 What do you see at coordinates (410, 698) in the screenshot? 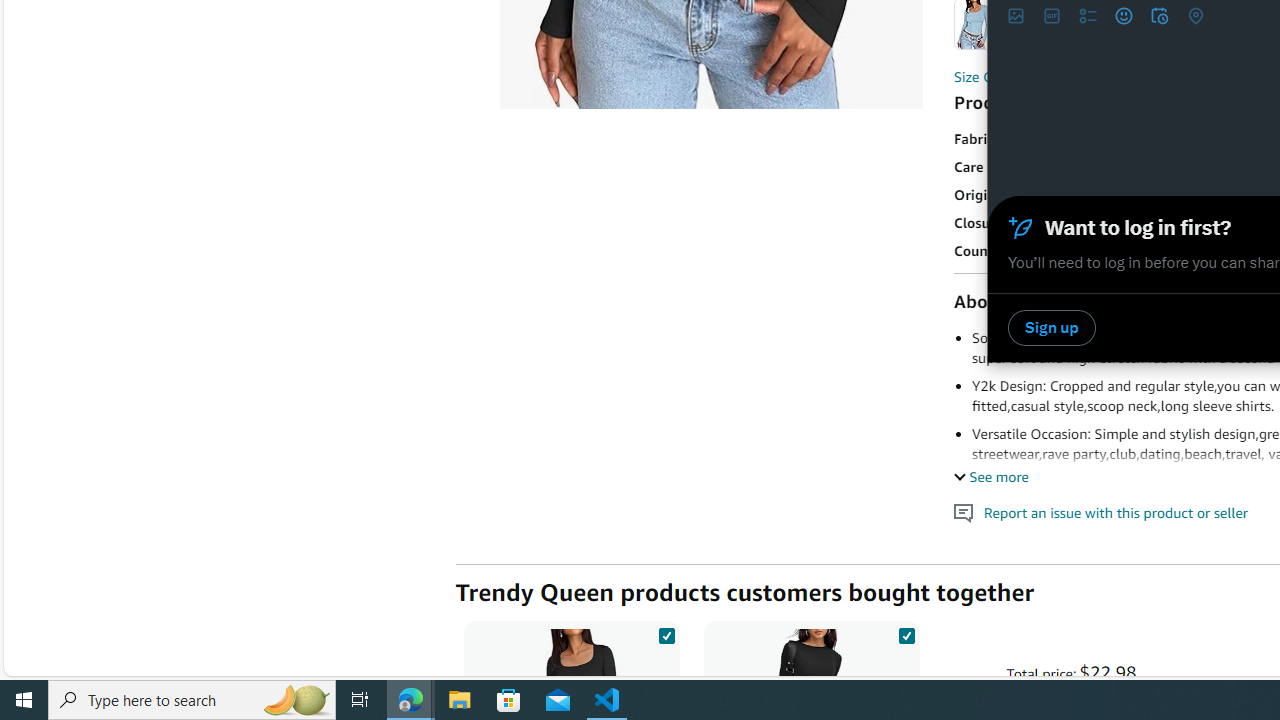
I see `'Microsoft Edge - 3 running windows'` at bounding box center [410, 698].